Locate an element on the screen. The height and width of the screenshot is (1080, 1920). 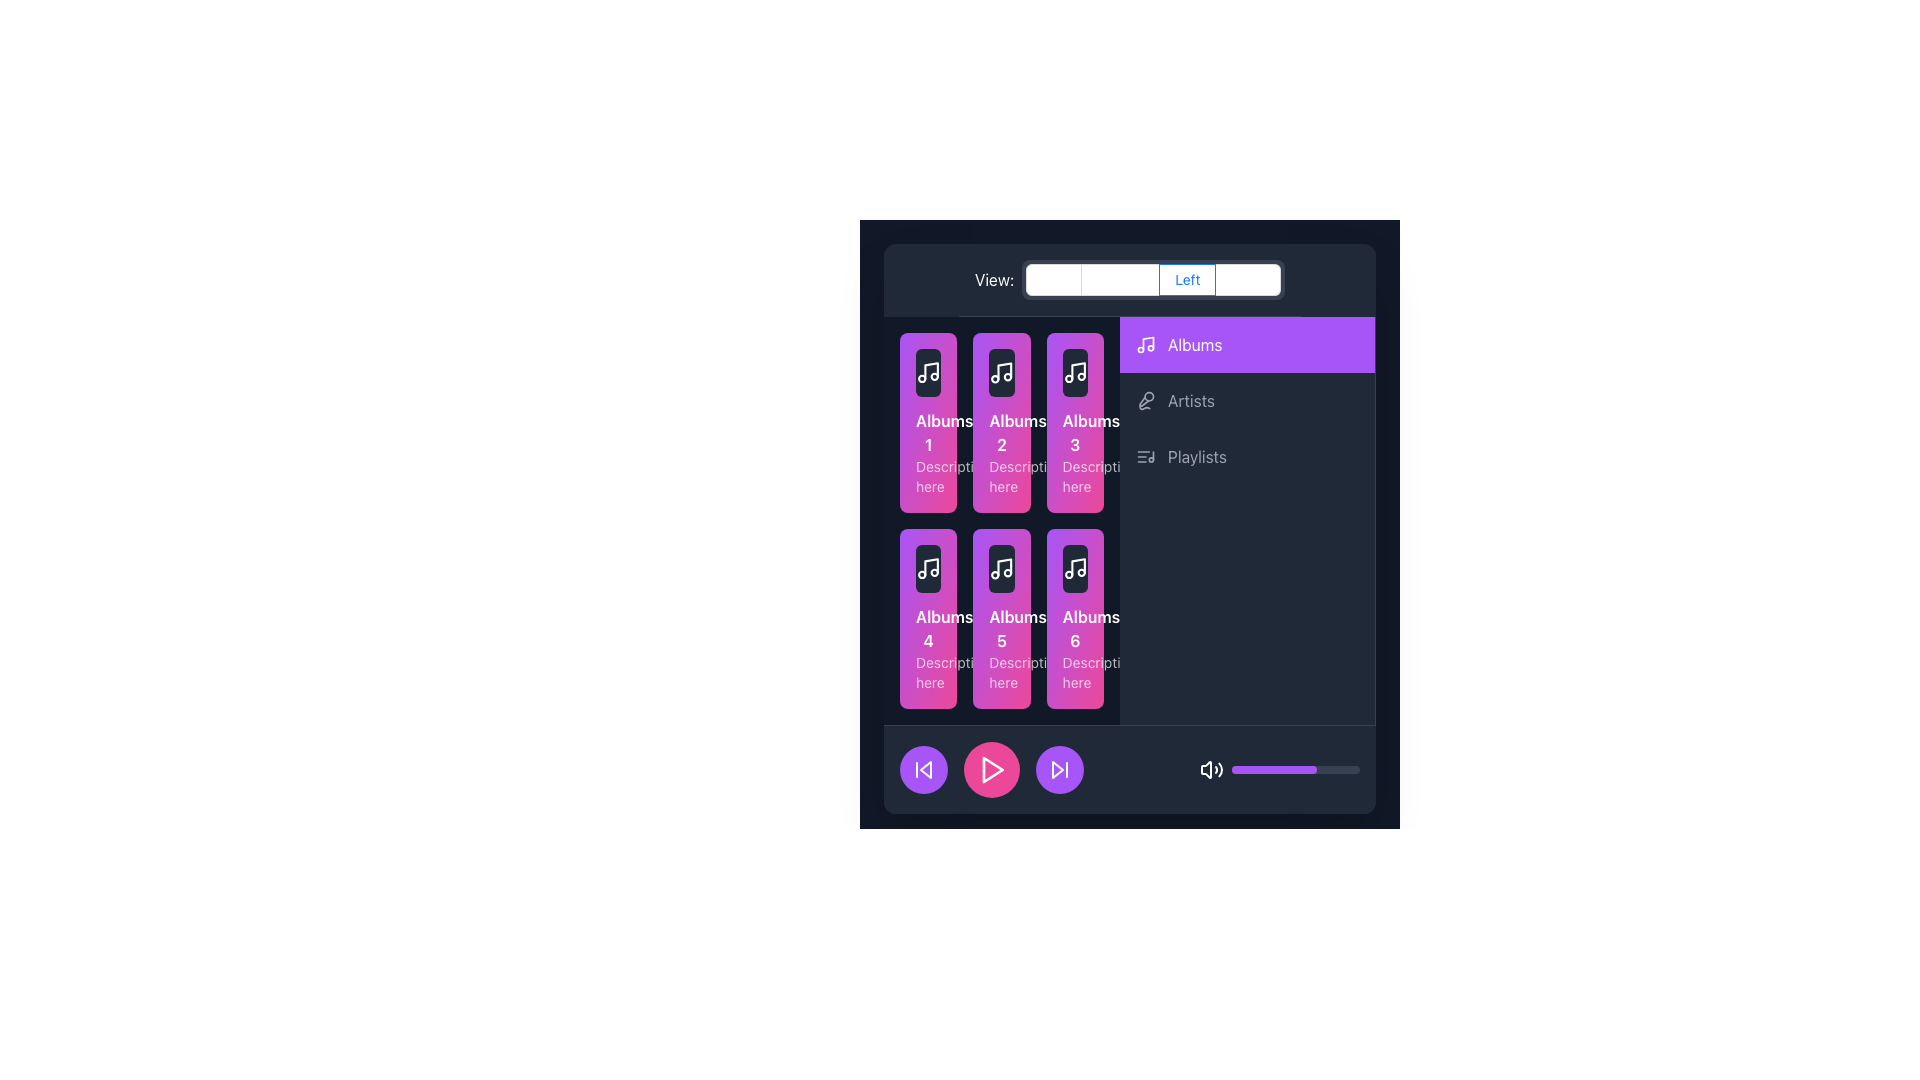
the volume is located at coordinates (1300, 769).